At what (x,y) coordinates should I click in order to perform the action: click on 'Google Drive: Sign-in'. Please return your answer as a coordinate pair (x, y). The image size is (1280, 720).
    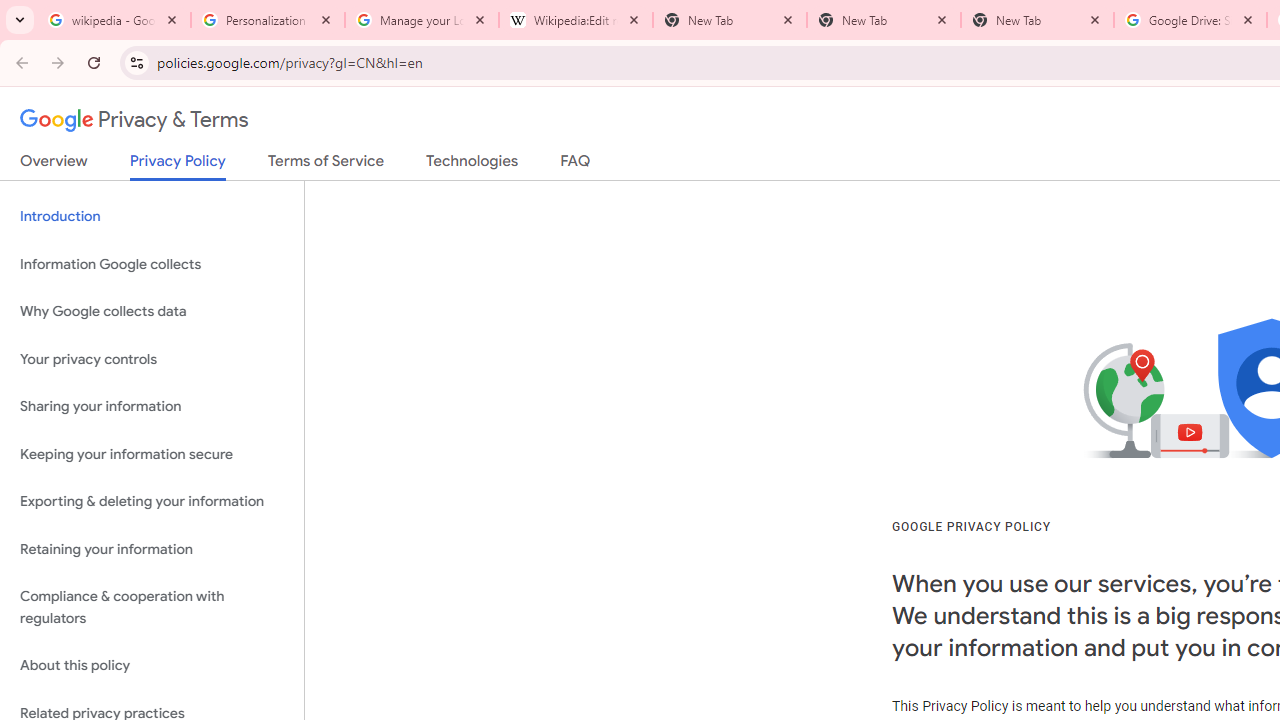
    Looking at the image, I should click on (1190, 20).